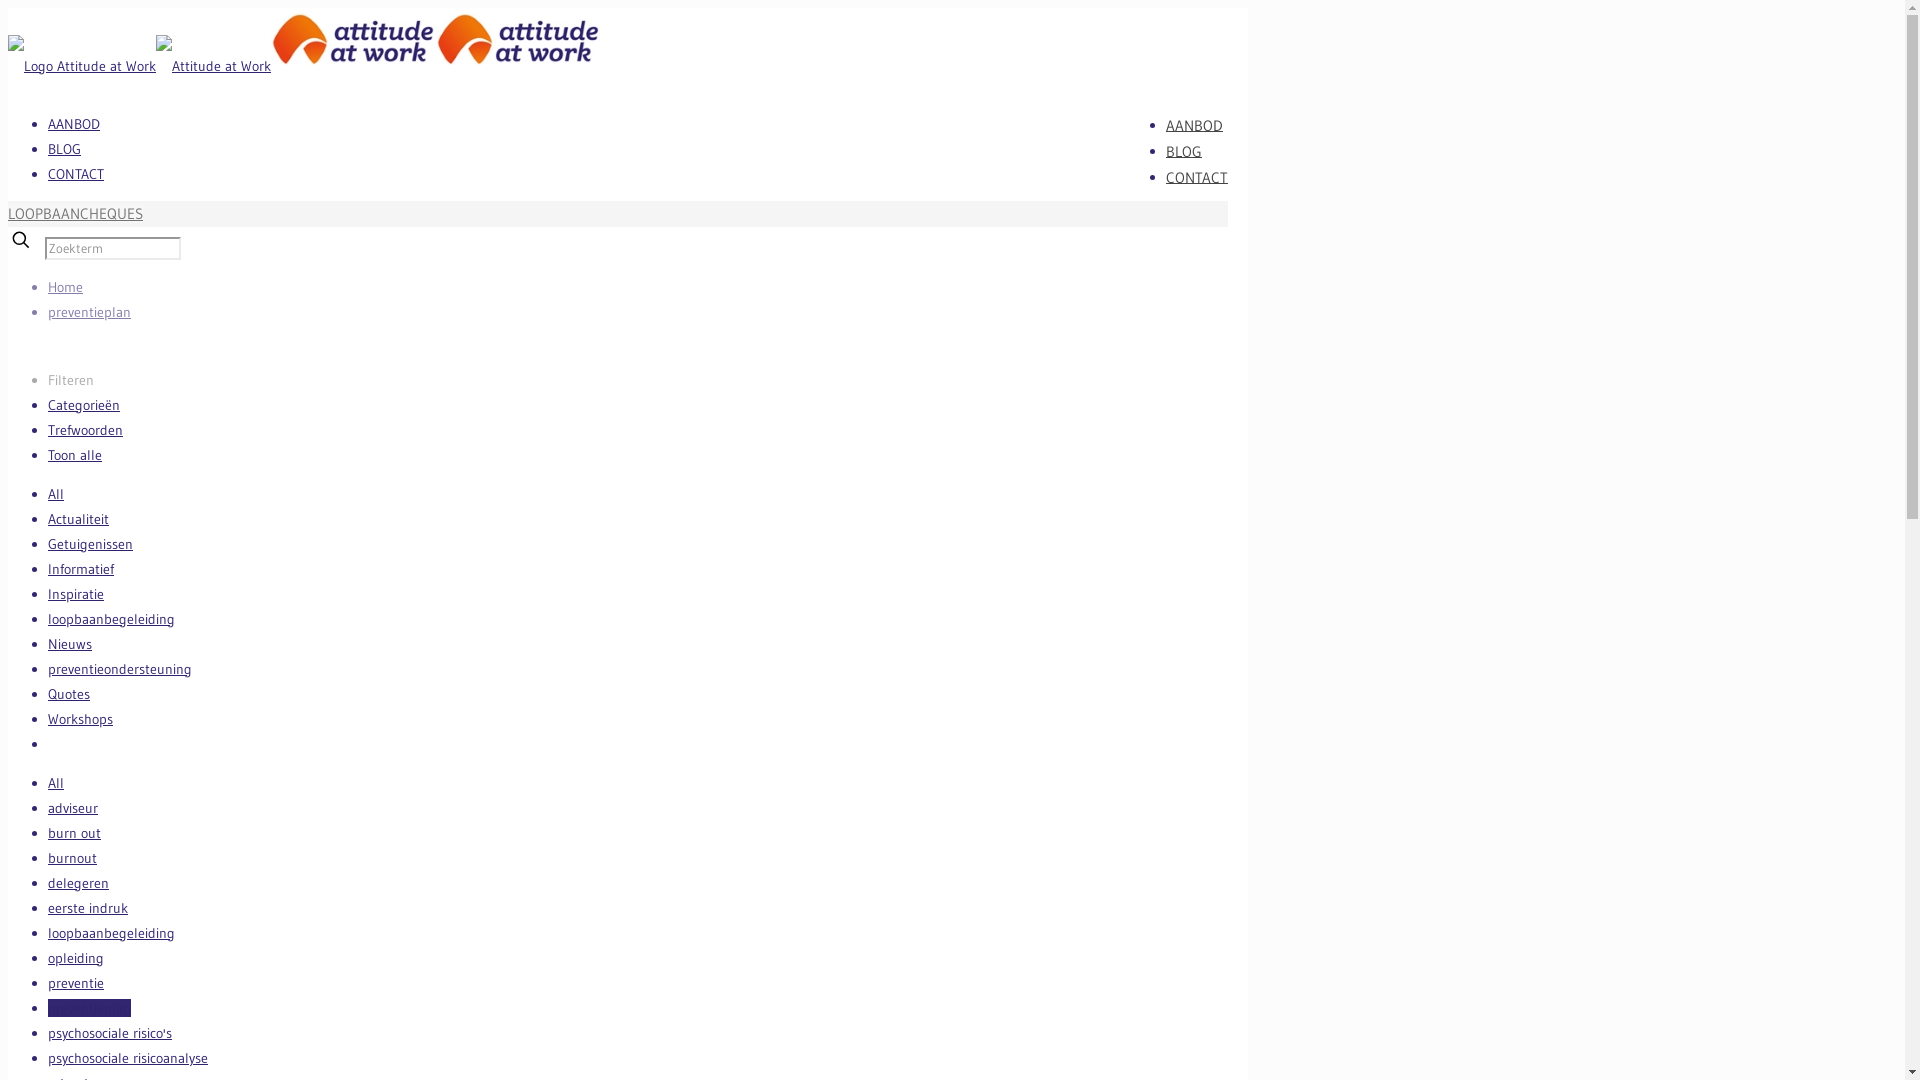 The image size is (1920, 1080). Describe the element at coordinates (68, 693) in the screenshot. I see `'Quotes'` at that location.